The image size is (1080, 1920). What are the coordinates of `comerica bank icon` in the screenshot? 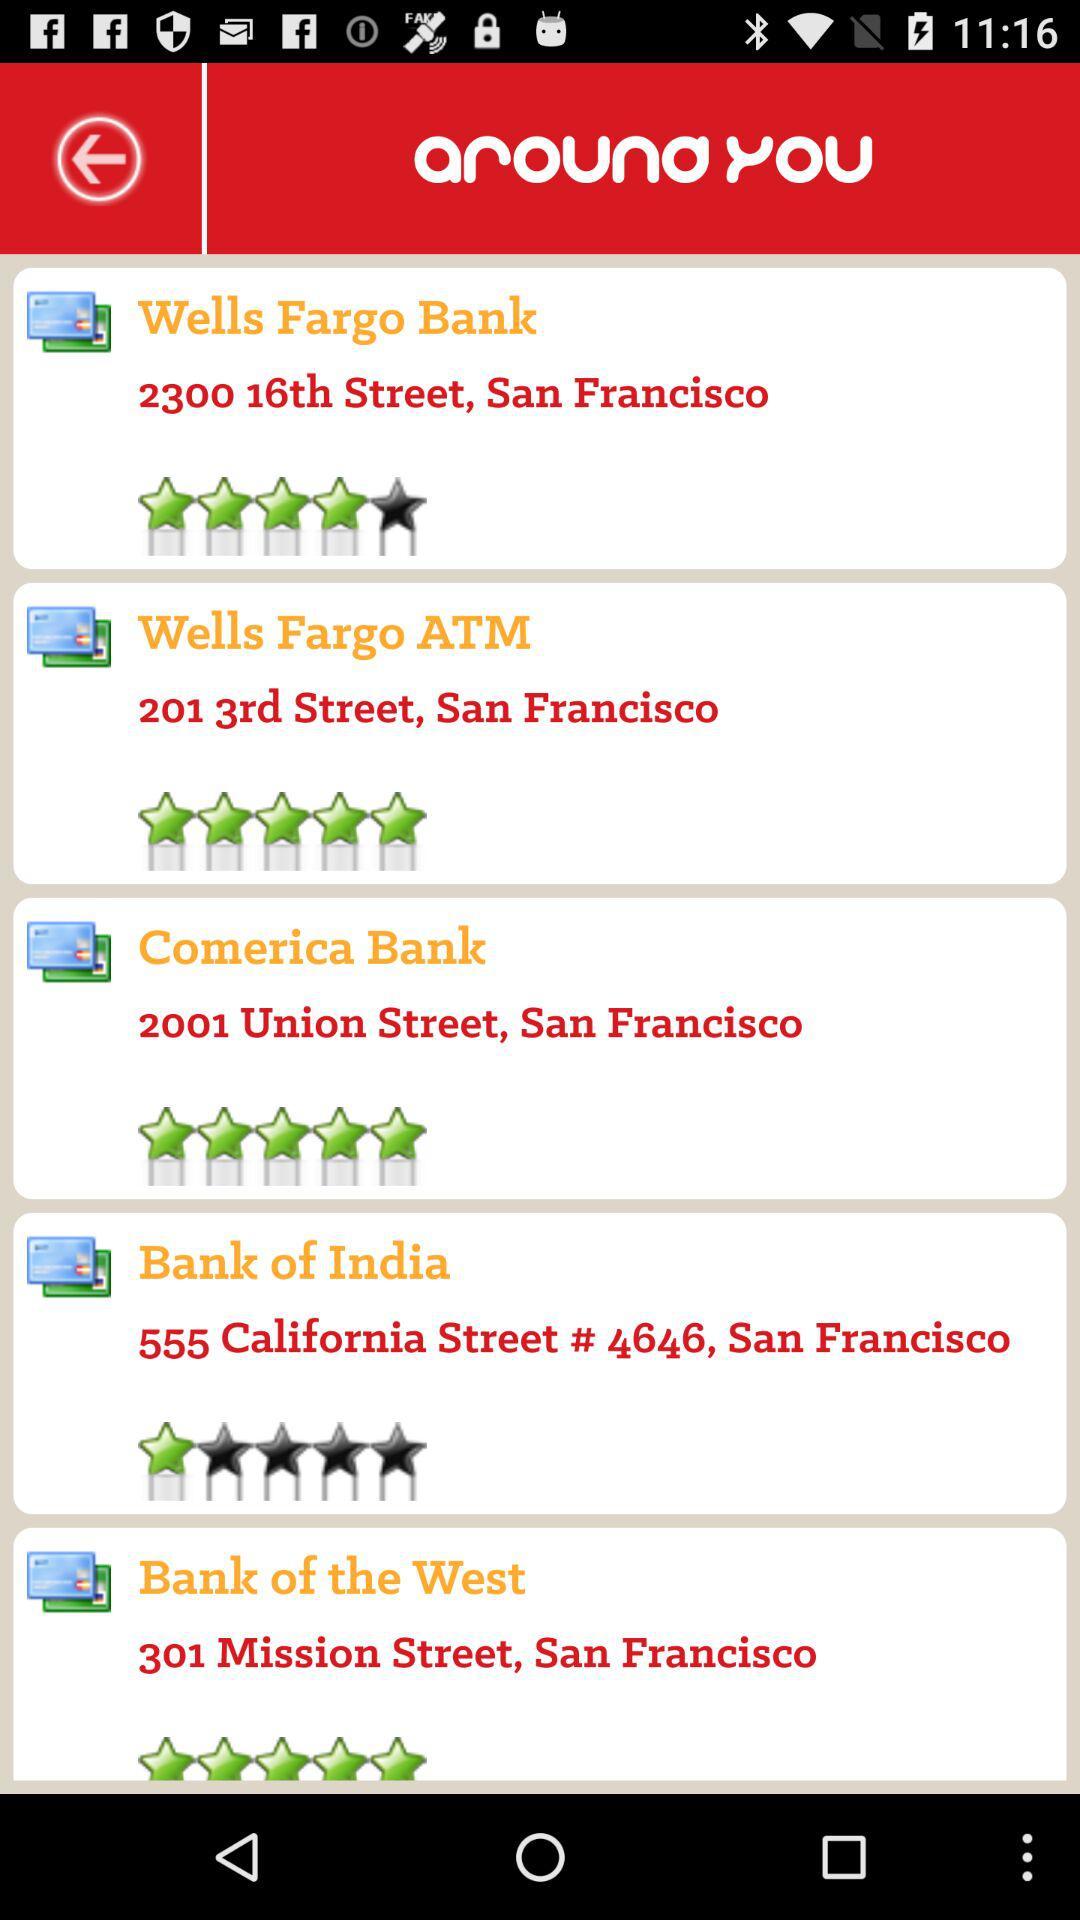 It's located at (312, 944).